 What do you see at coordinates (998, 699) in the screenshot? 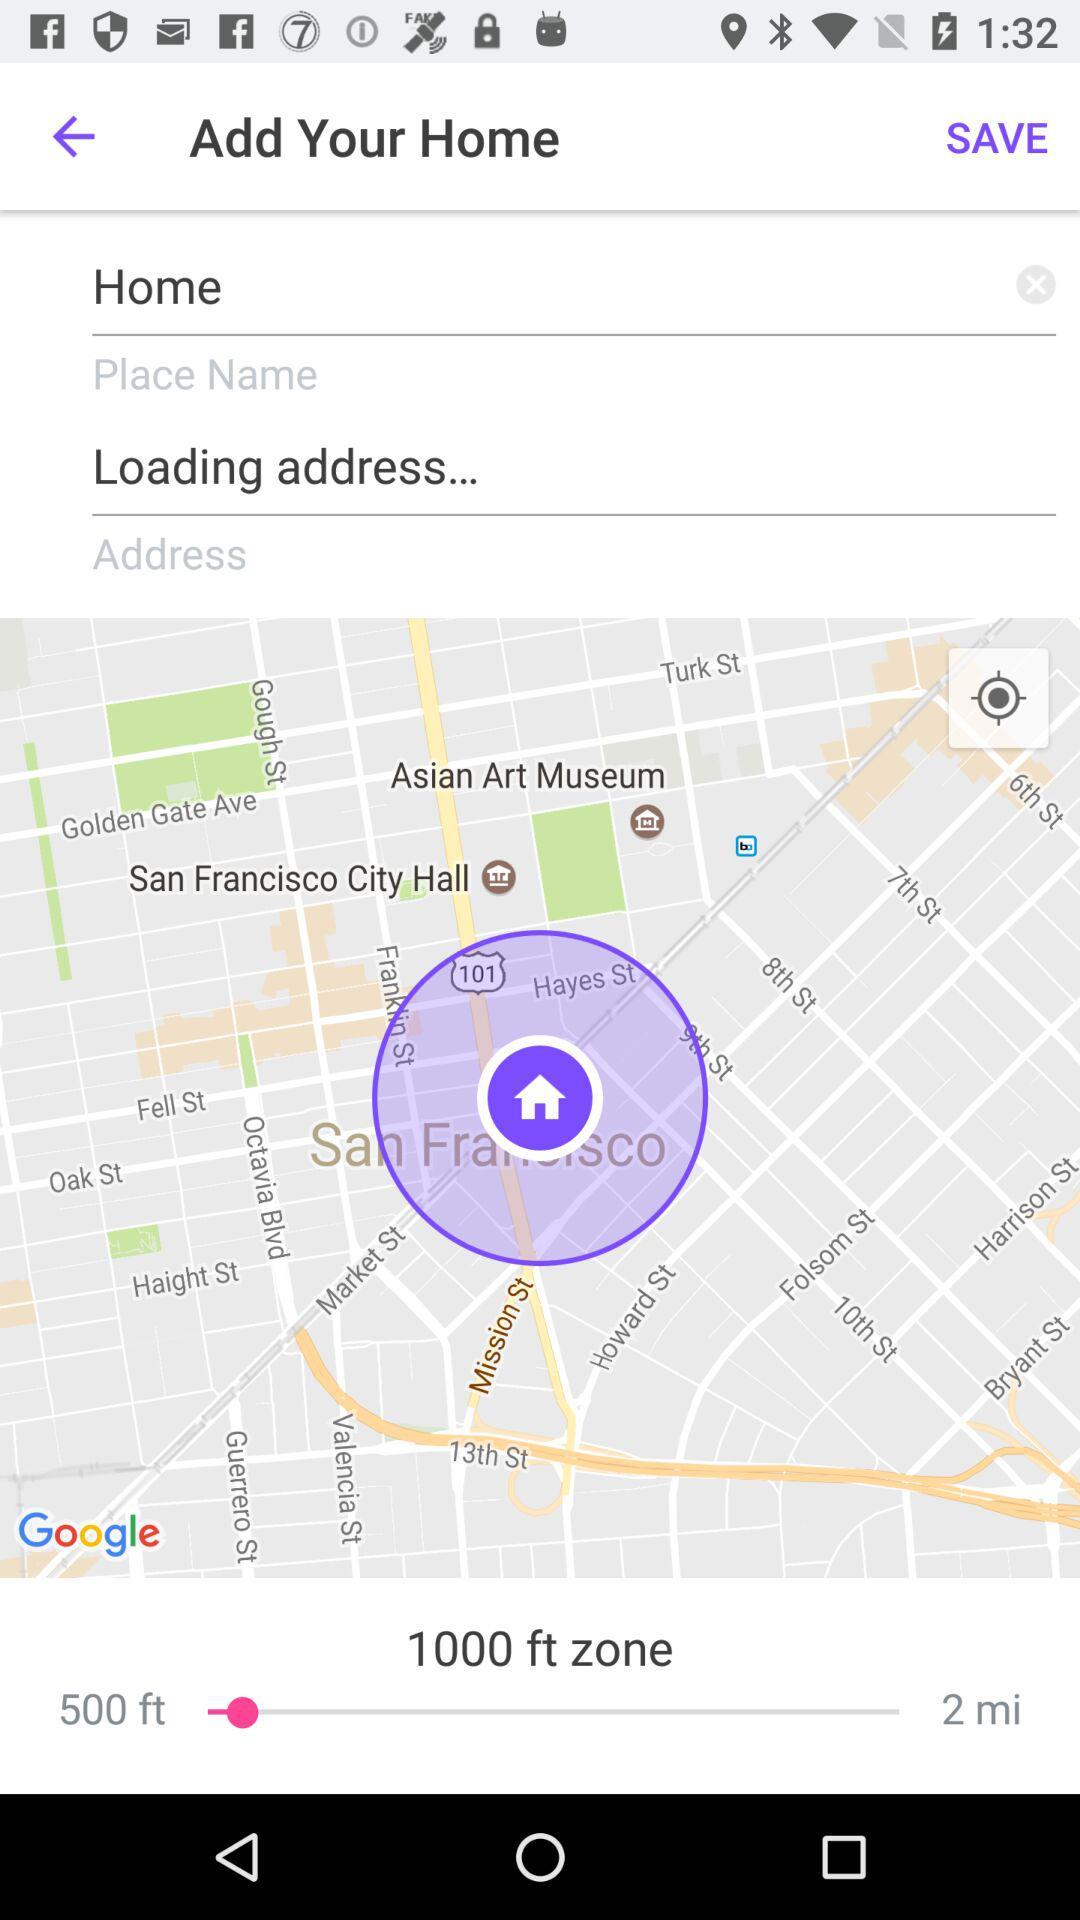
I see `the location_crosshair icon` at bounding box center [998, 699].